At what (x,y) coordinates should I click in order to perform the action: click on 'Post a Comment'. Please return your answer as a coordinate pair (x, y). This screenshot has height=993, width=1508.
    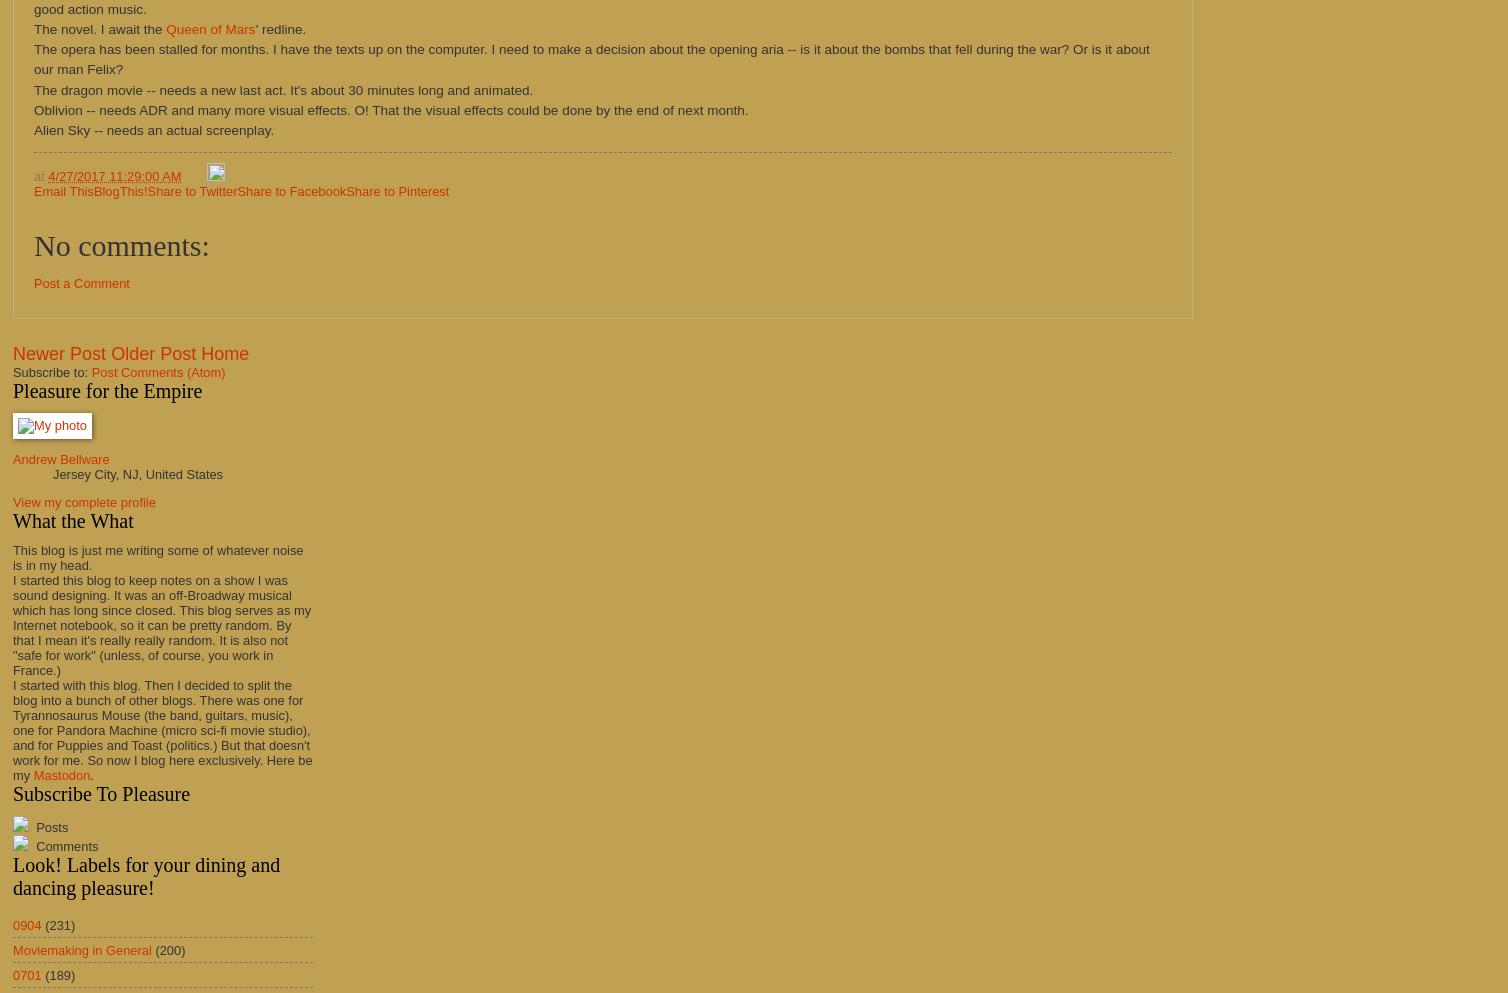
    Looking at the image, I should click on (81, 282).